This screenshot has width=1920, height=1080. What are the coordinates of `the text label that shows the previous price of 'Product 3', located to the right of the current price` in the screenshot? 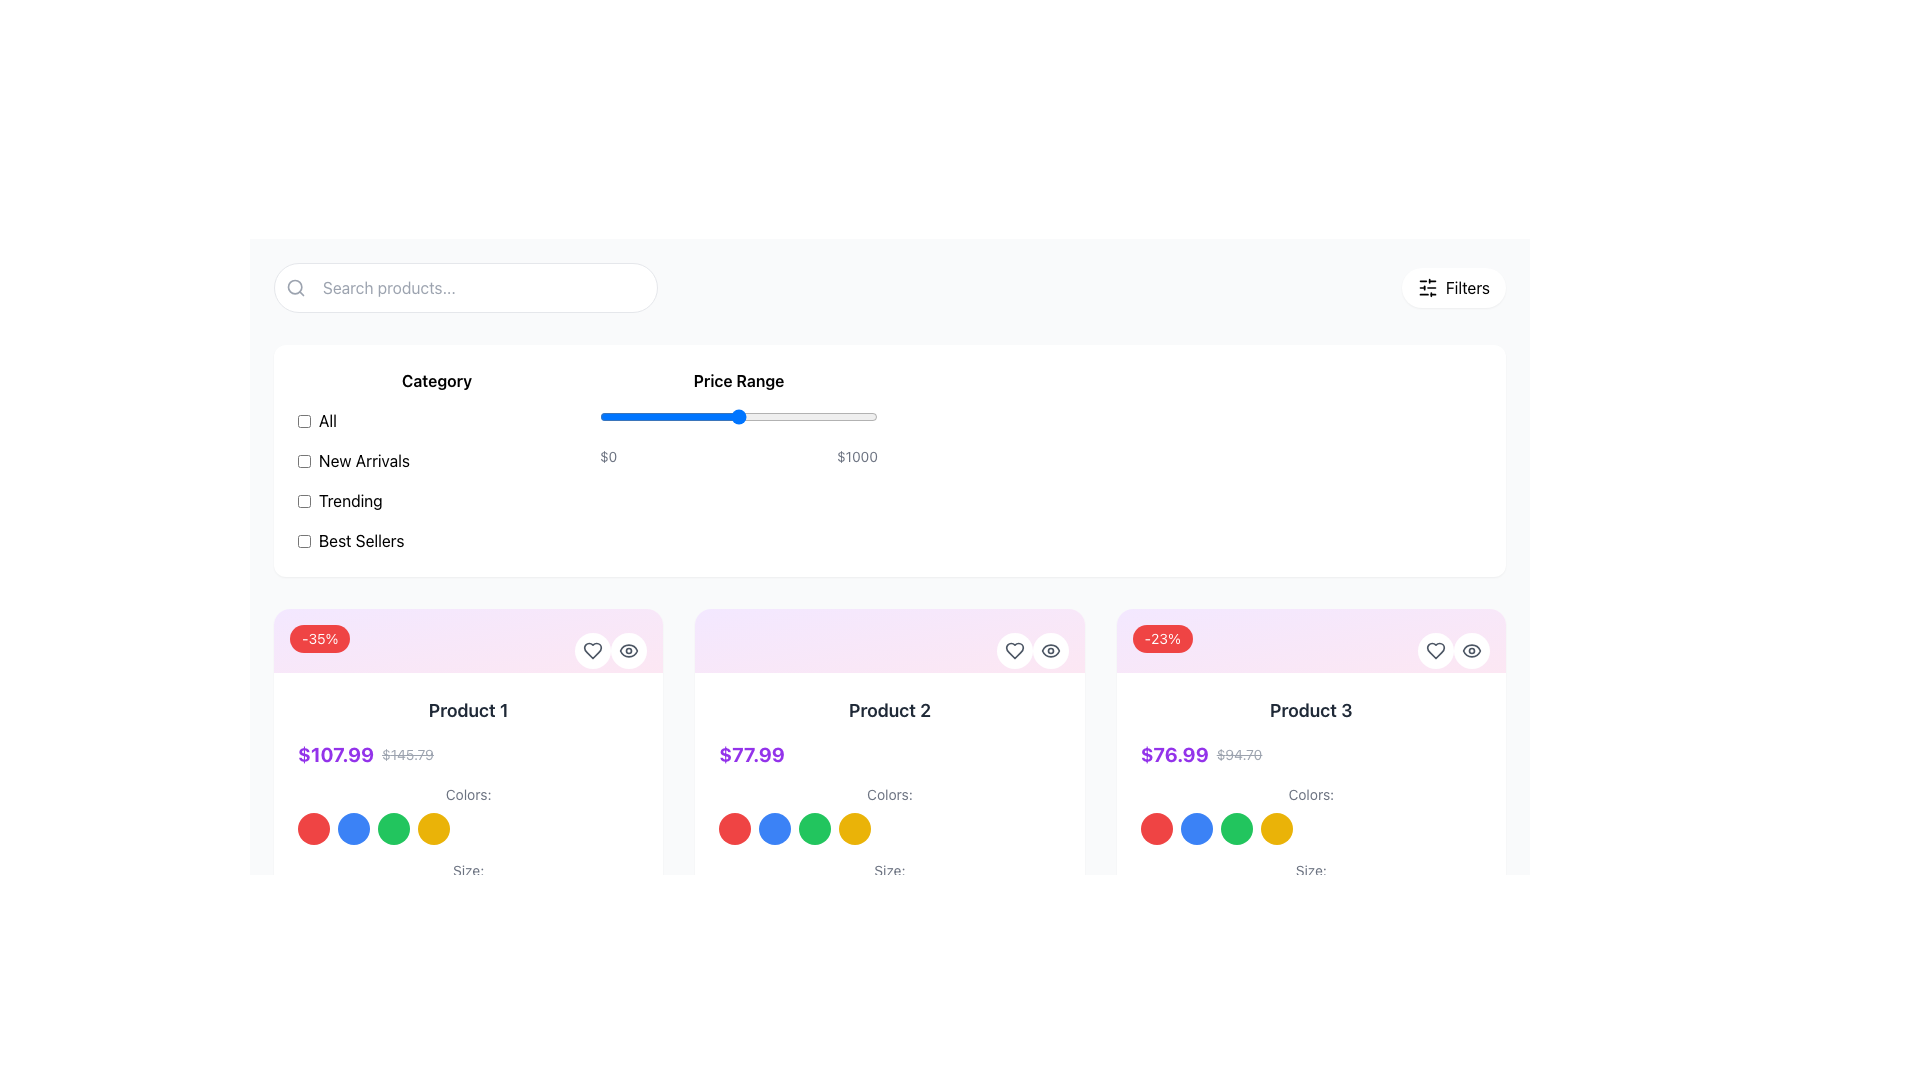 It's located at (1238, 755).